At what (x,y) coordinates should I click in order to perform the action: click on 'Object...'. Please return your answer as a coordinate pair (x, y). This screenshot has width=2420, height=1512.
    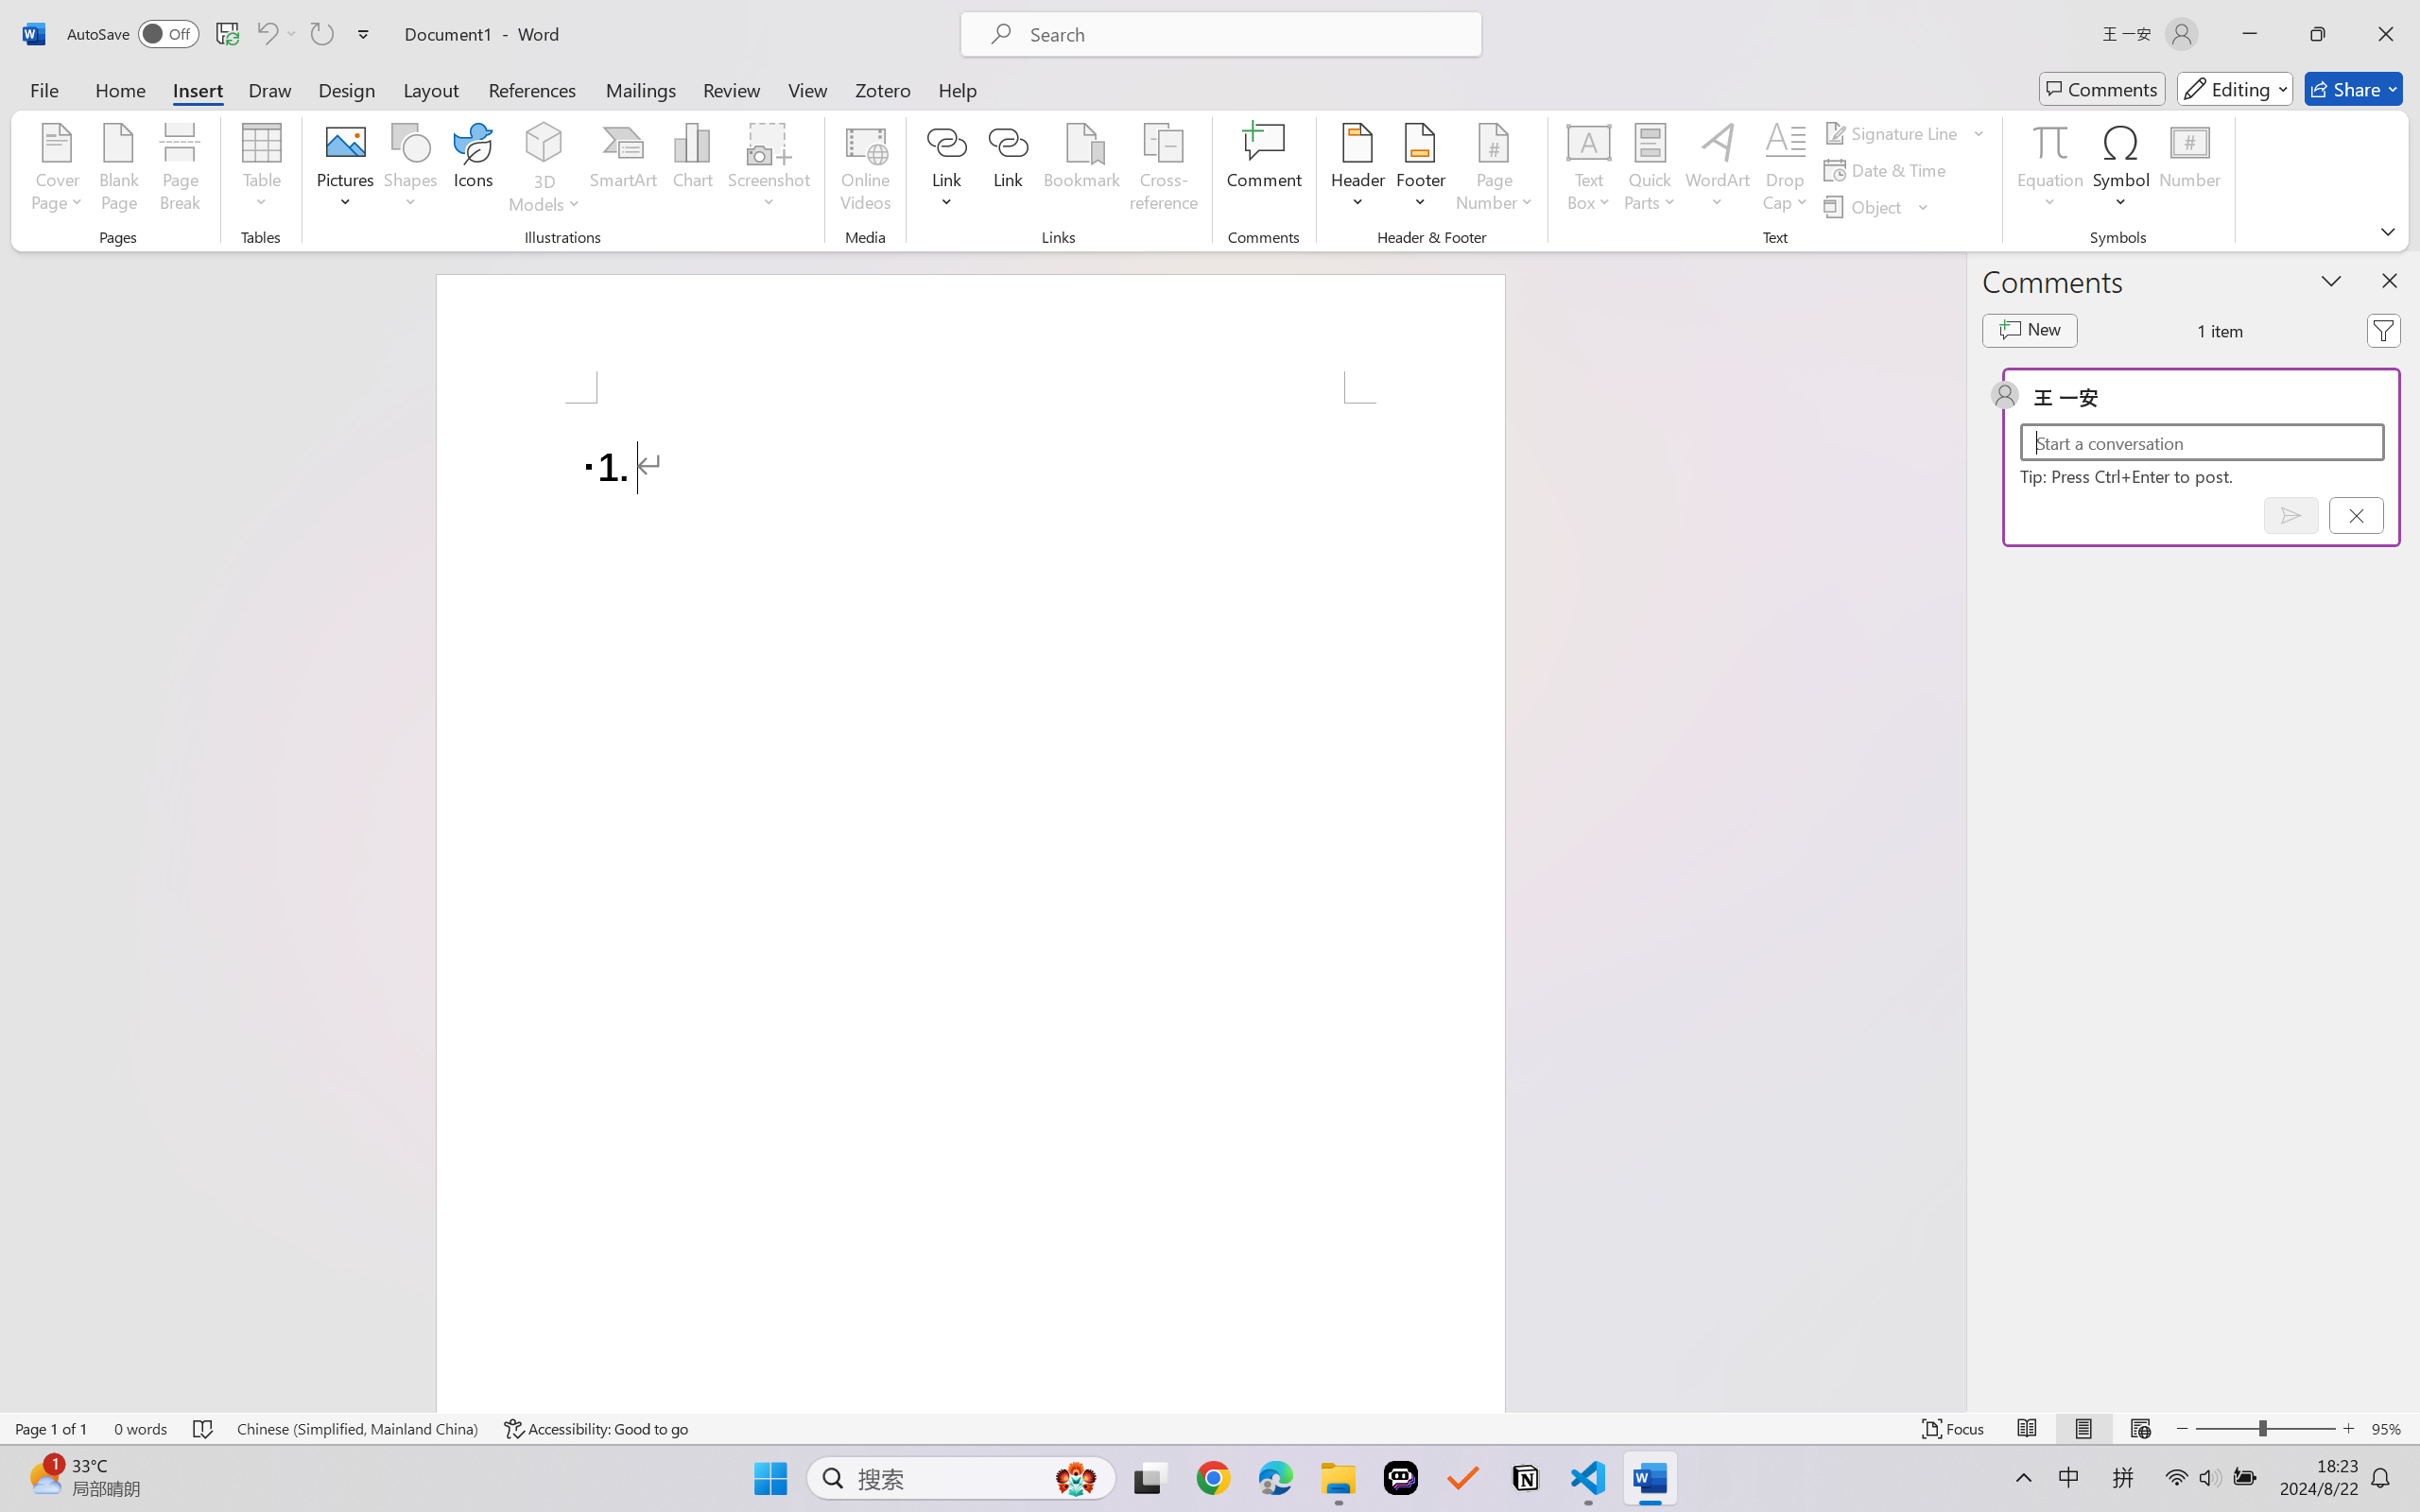
    Looking at the image, I should click on (1864, 207).